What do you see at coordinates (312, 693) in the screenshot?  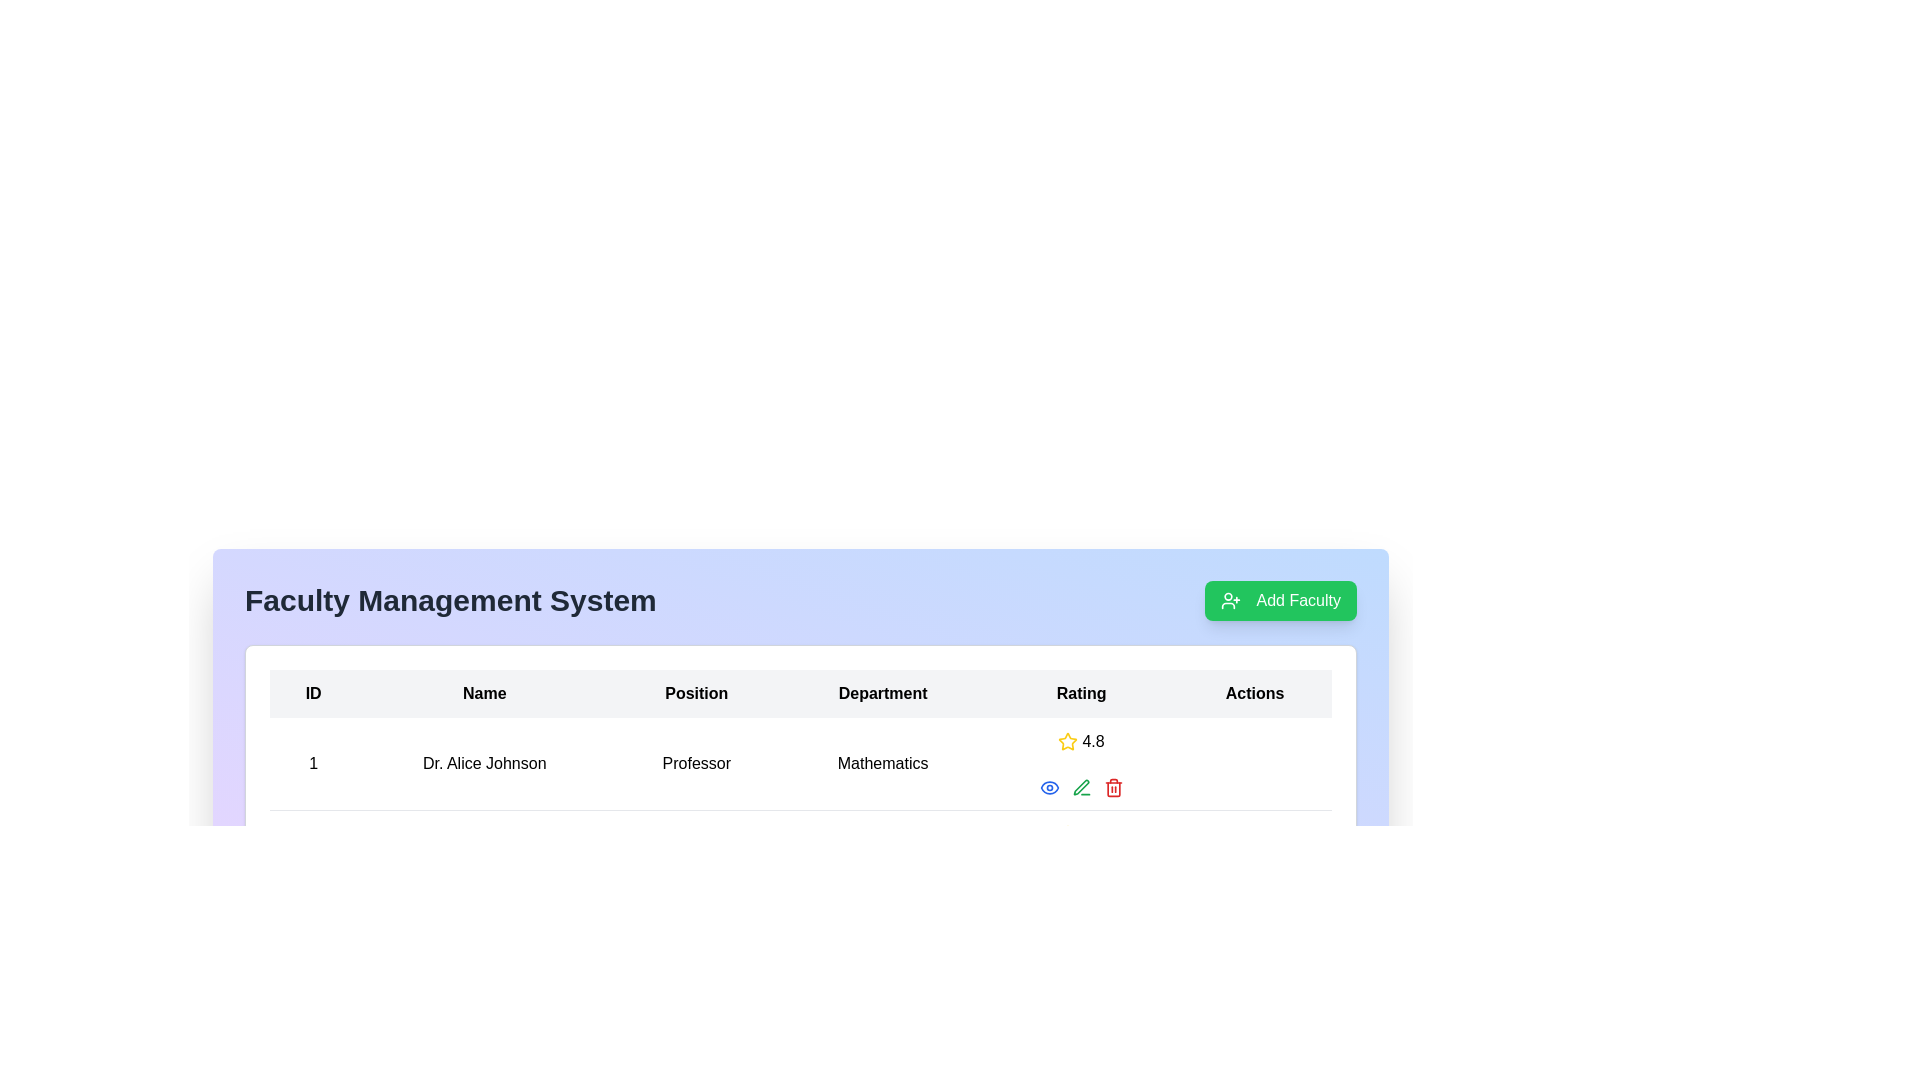 I see `the text label displaying 'ID' in bold black font located at the far-left of the header row within a table-like layout` at bounding box center [312, 693].